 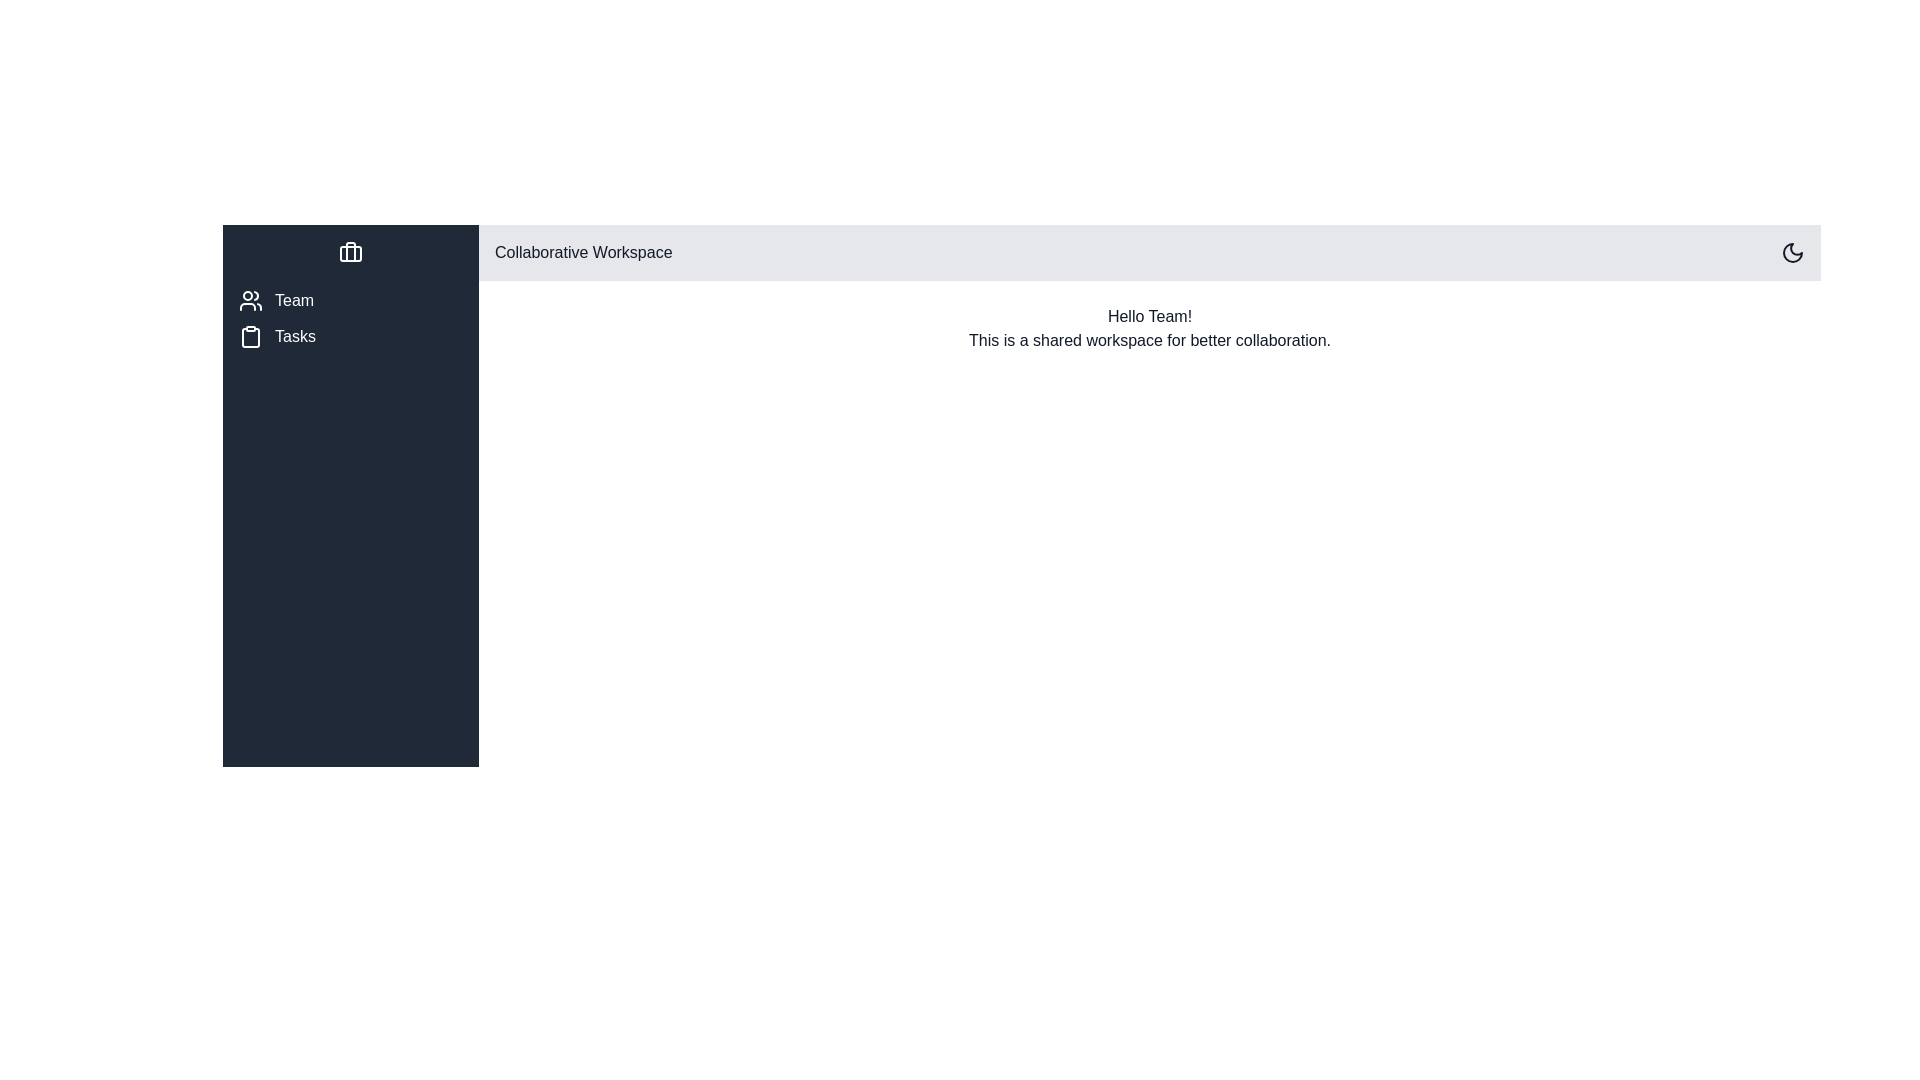 What do you see at coordinates (249, 300) in the screenshot?
I see `the 'Team' icon in the sidebar navigation menu` at bounding box center [249, 300].